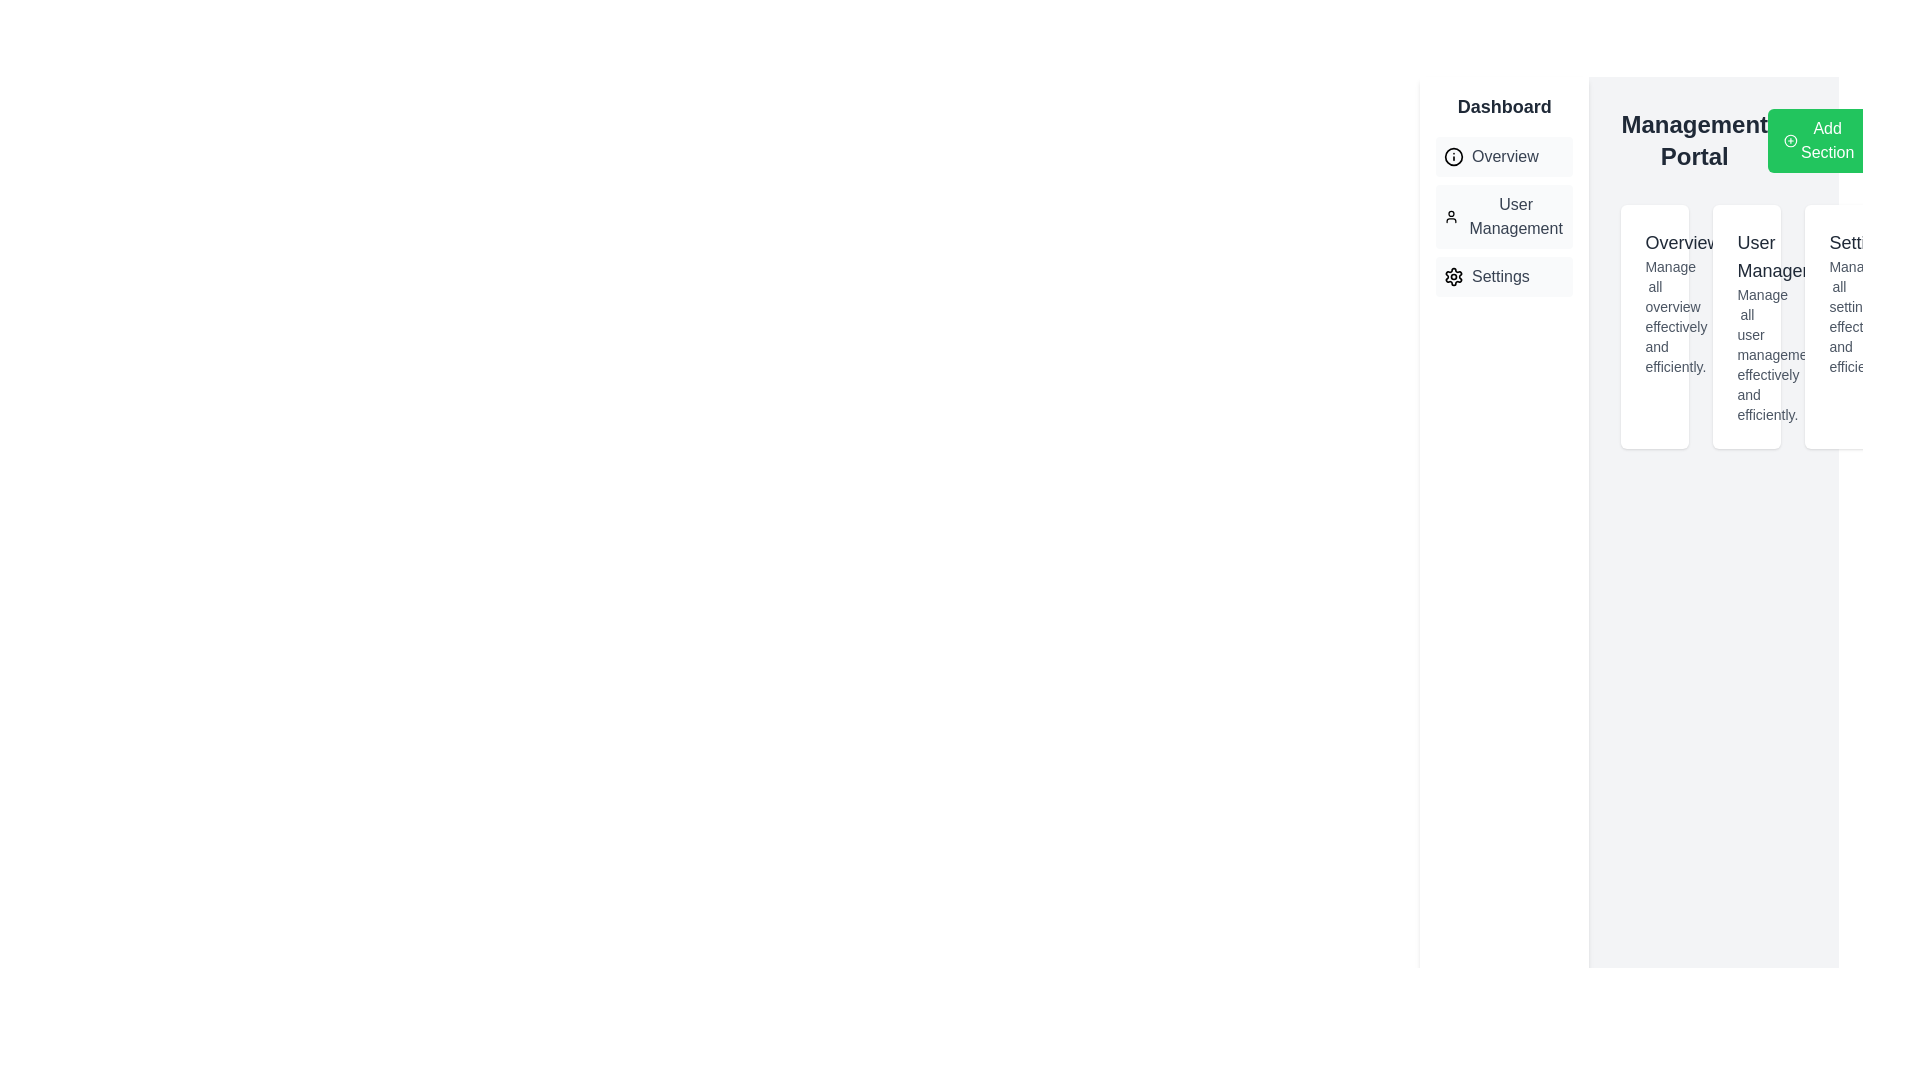 Image resolution: width=1920 pixels, height=1080 pixels. I want to click on the first card in the card group that serves as a descriptive navigation or summary card, which likely leads to the 'Overview' section of the application, so click(1655, 326).